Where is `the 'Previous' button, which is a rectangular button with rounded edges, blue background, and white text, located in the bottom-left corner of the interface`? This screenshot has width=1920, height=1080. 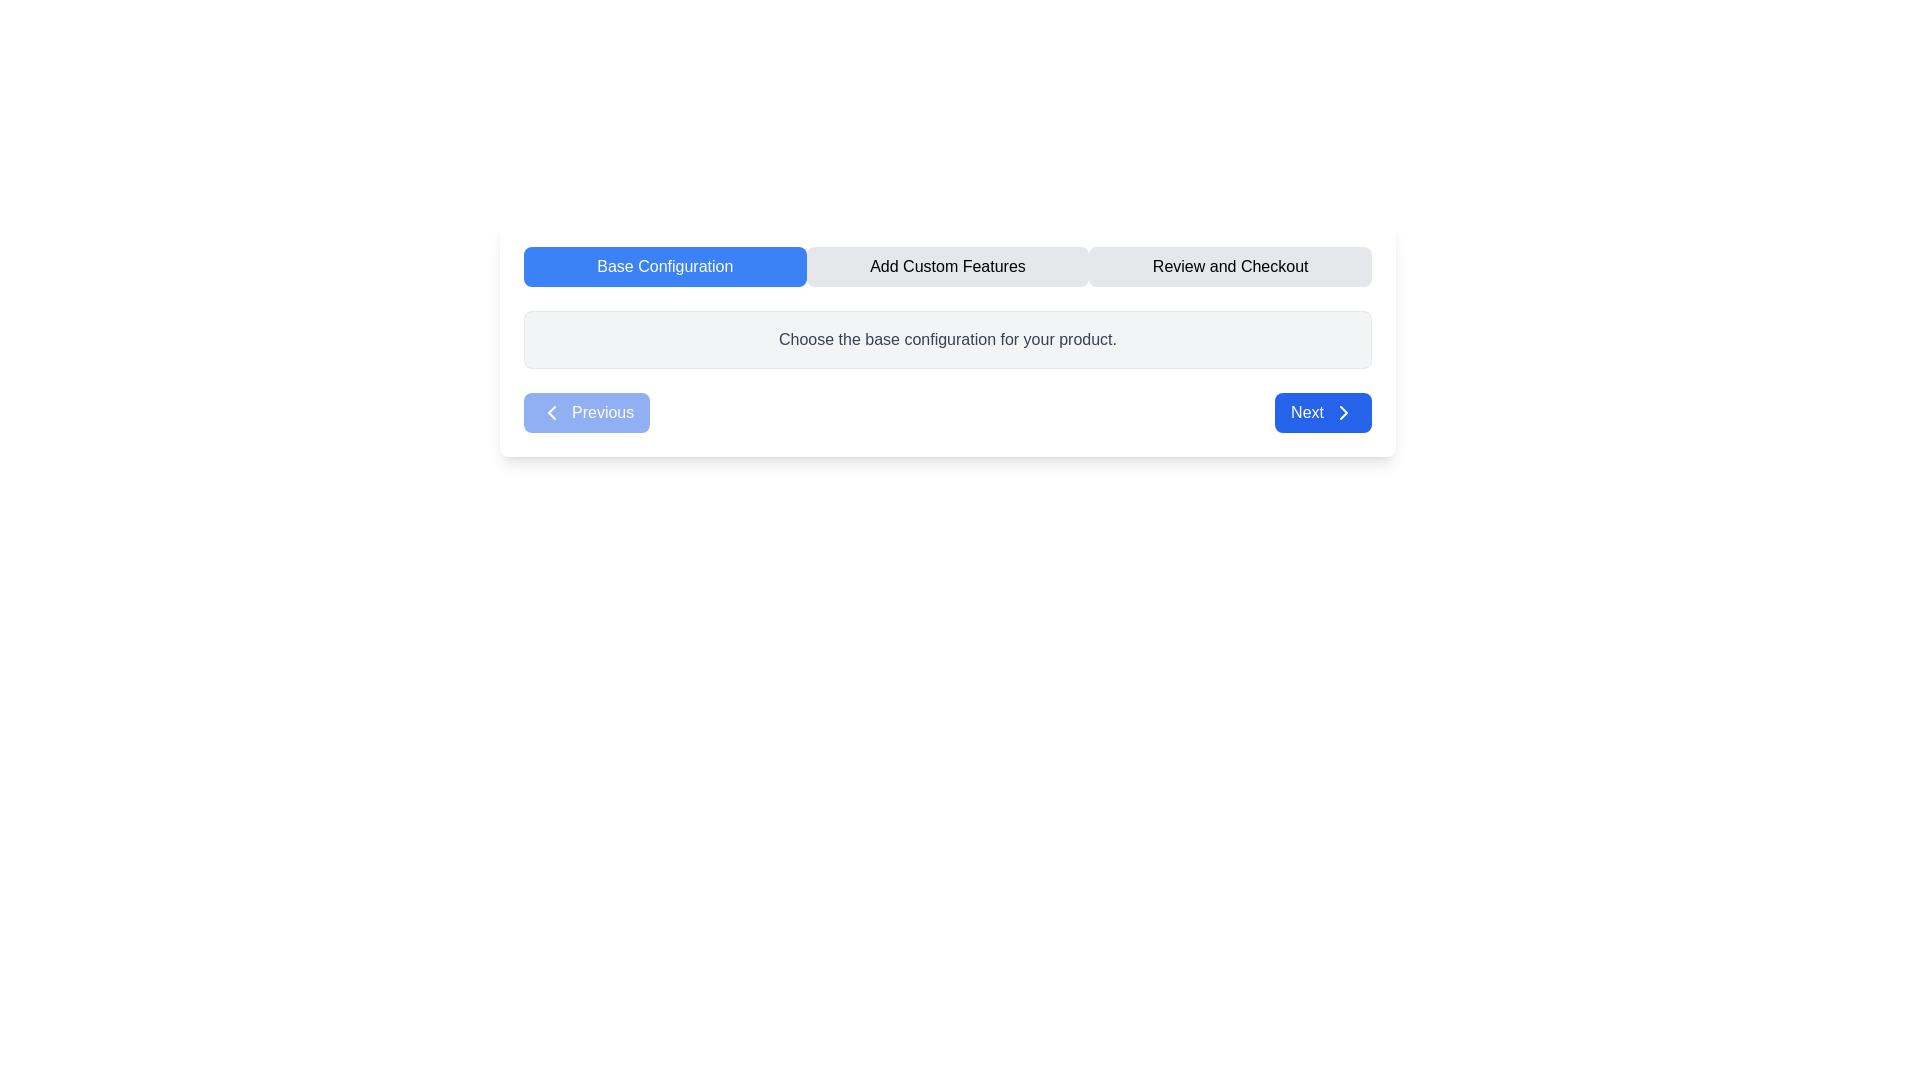
the 'Previous' button, which is a rectangular button with rounded edges, blue background, and white text, located in the bottom-left corner of the interface is located at coordinates (586, 411).